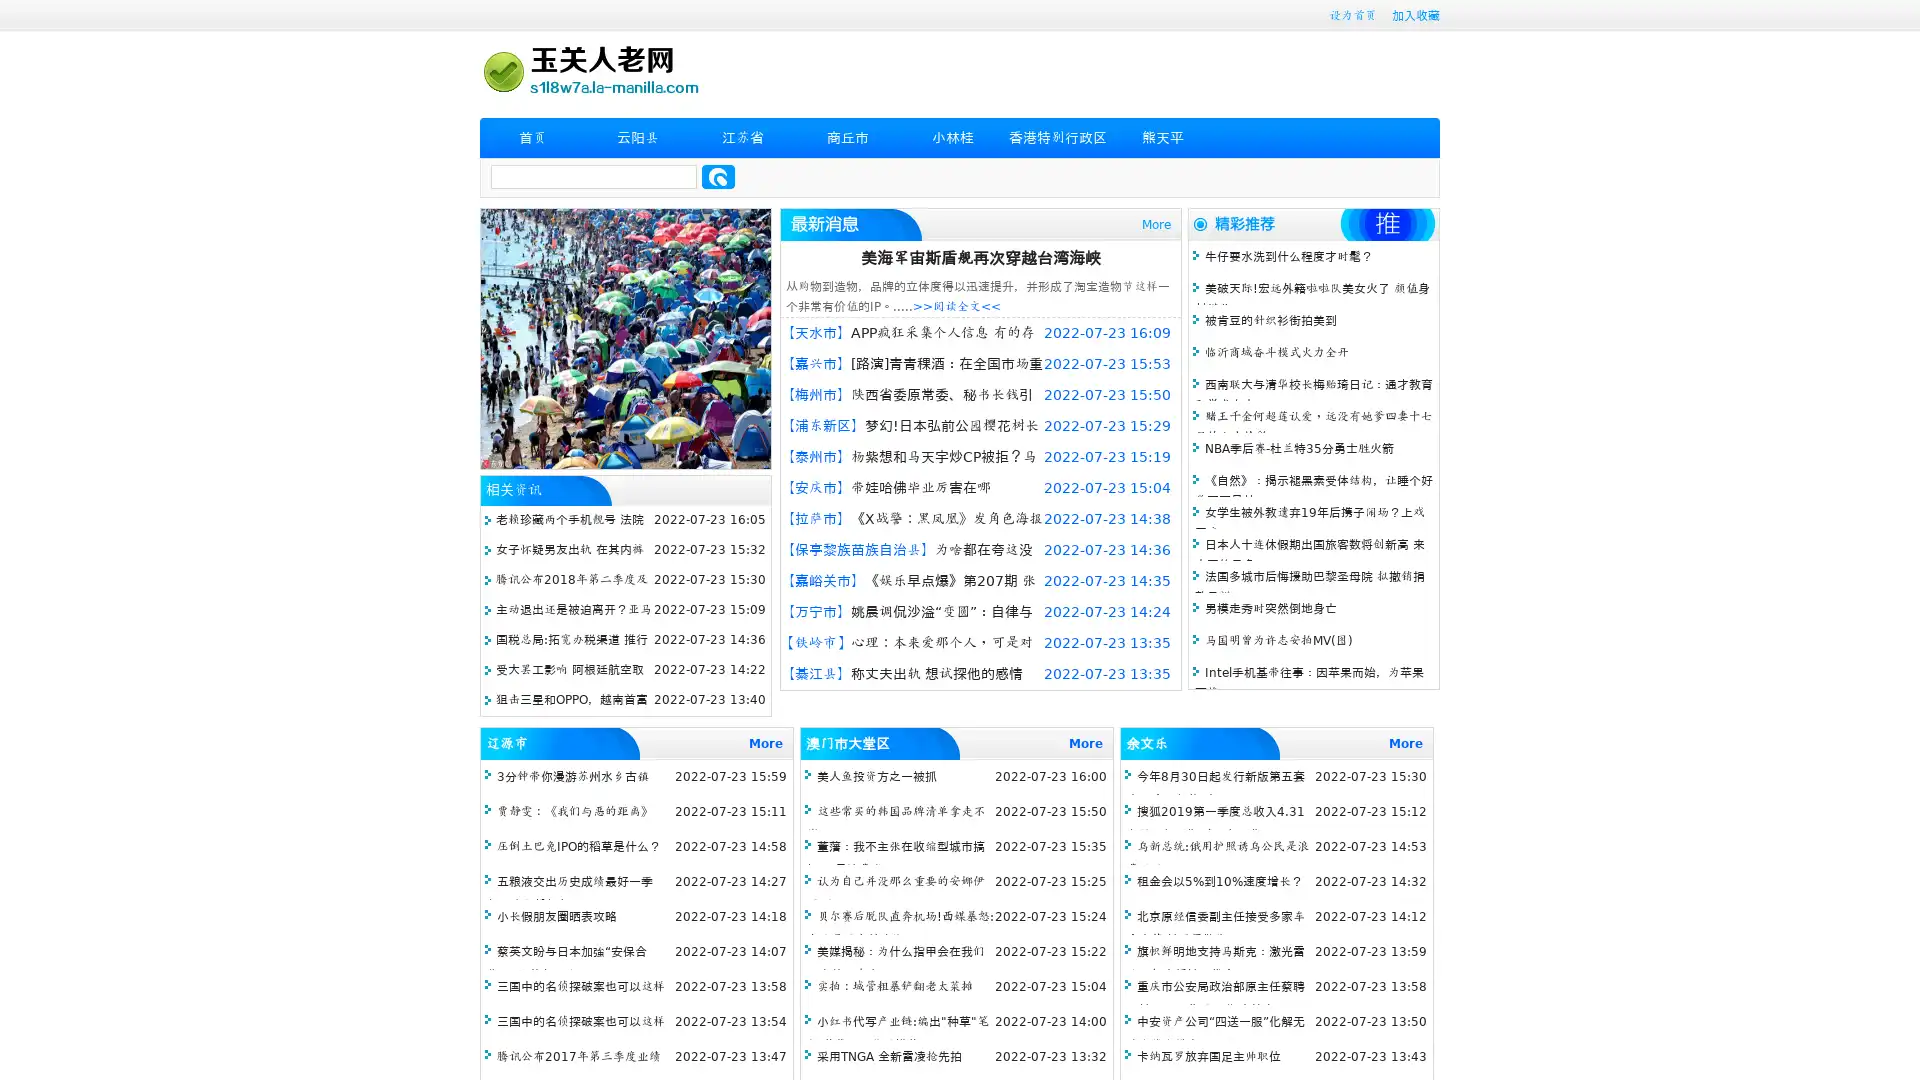 The width and height of the screenshot is (1920, 1080). I want to click on Search, so click(718, 176).